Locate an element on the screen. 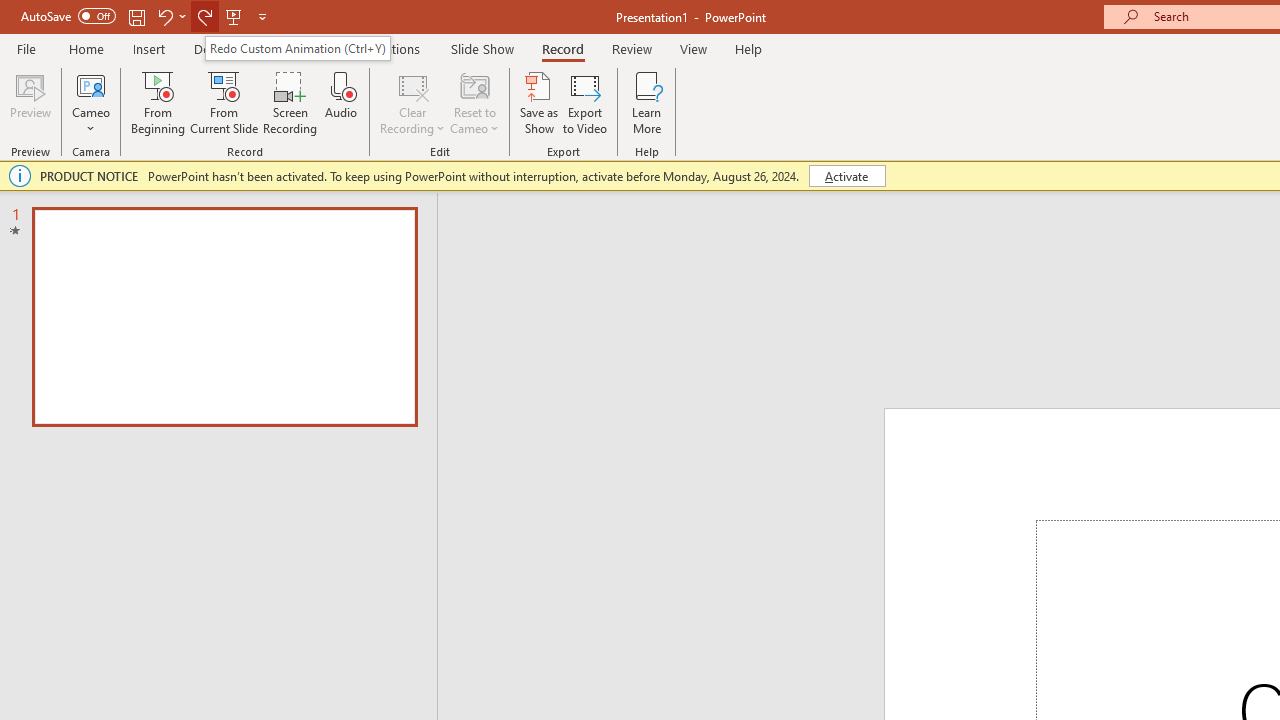 The image size is (1280, 720). 'Redo Custom Animation (Ctrl+Y)' is located at coordinates (296, 47).